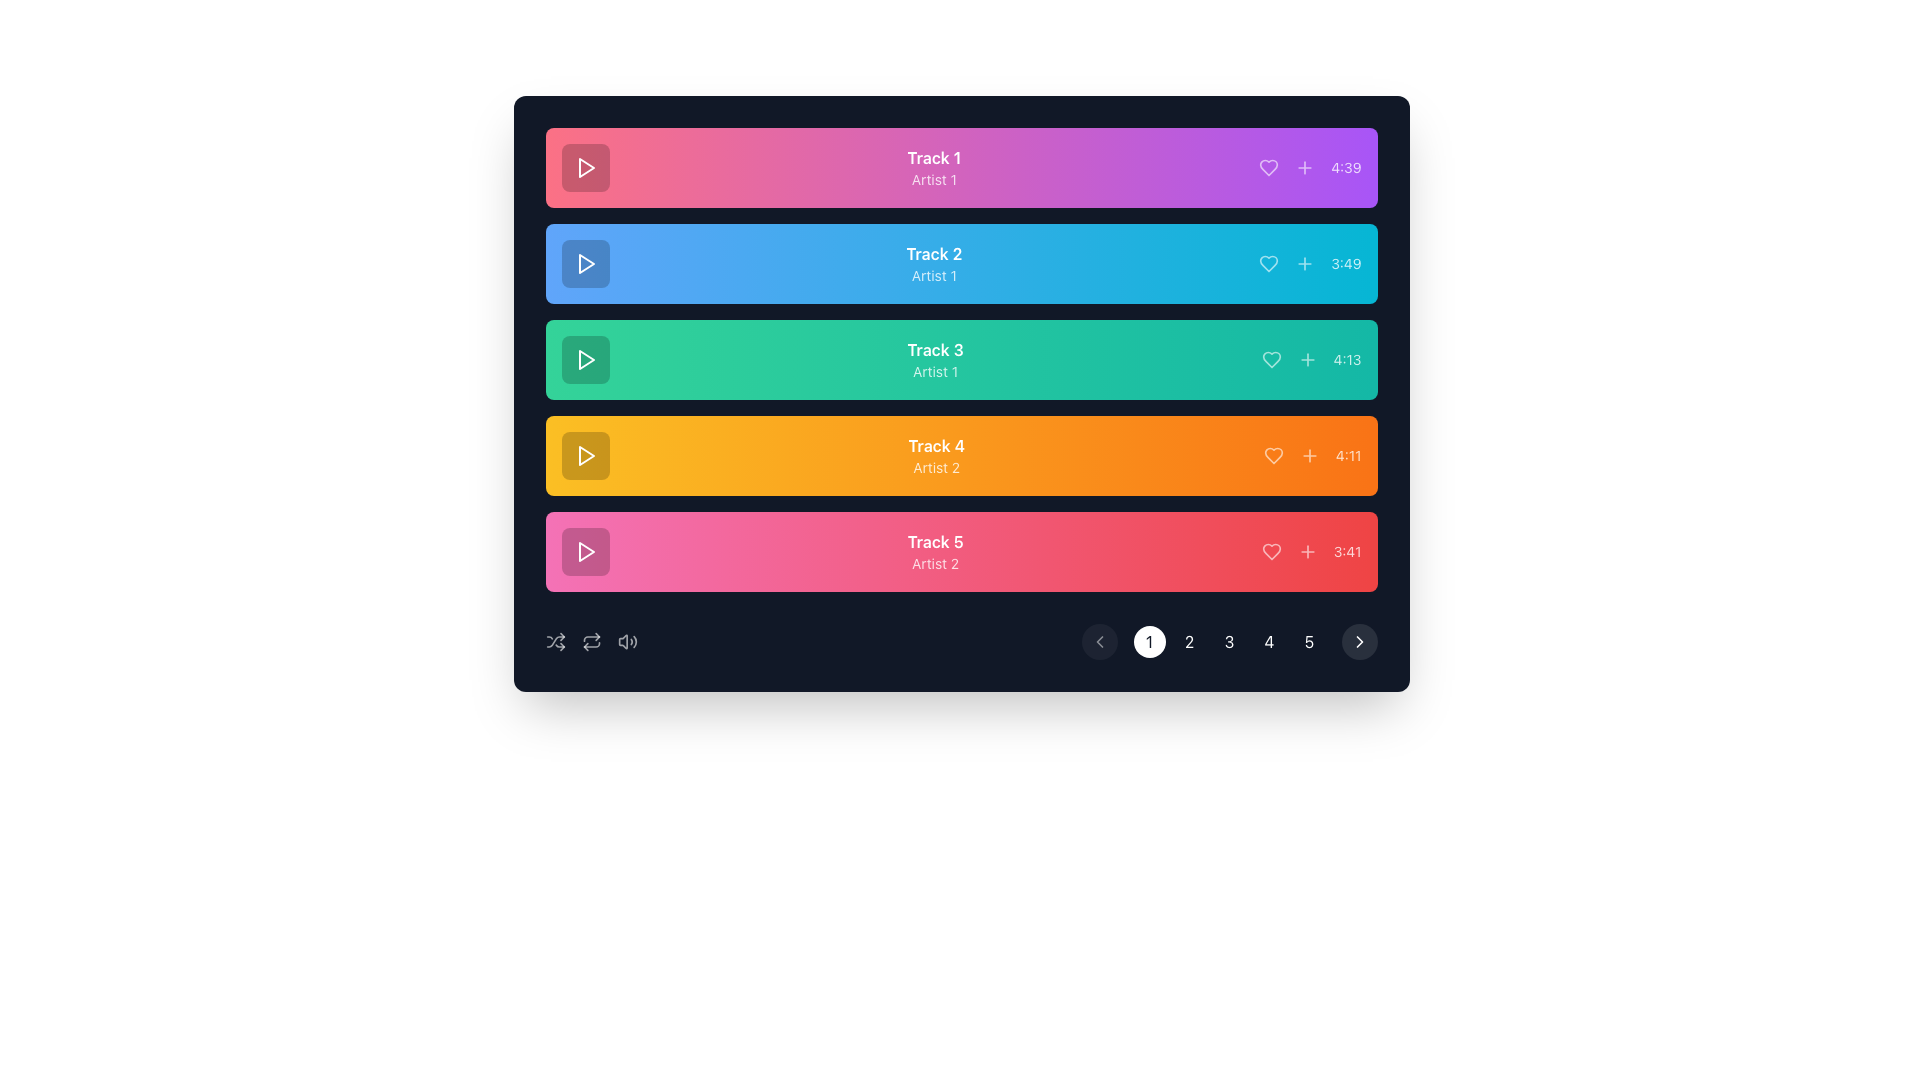 This screenshot has height=1080, width=1920. I want to click on the play button located on the leftmost side of the blue segment for 'Track 2' to initiate playback, so click(585, 262).